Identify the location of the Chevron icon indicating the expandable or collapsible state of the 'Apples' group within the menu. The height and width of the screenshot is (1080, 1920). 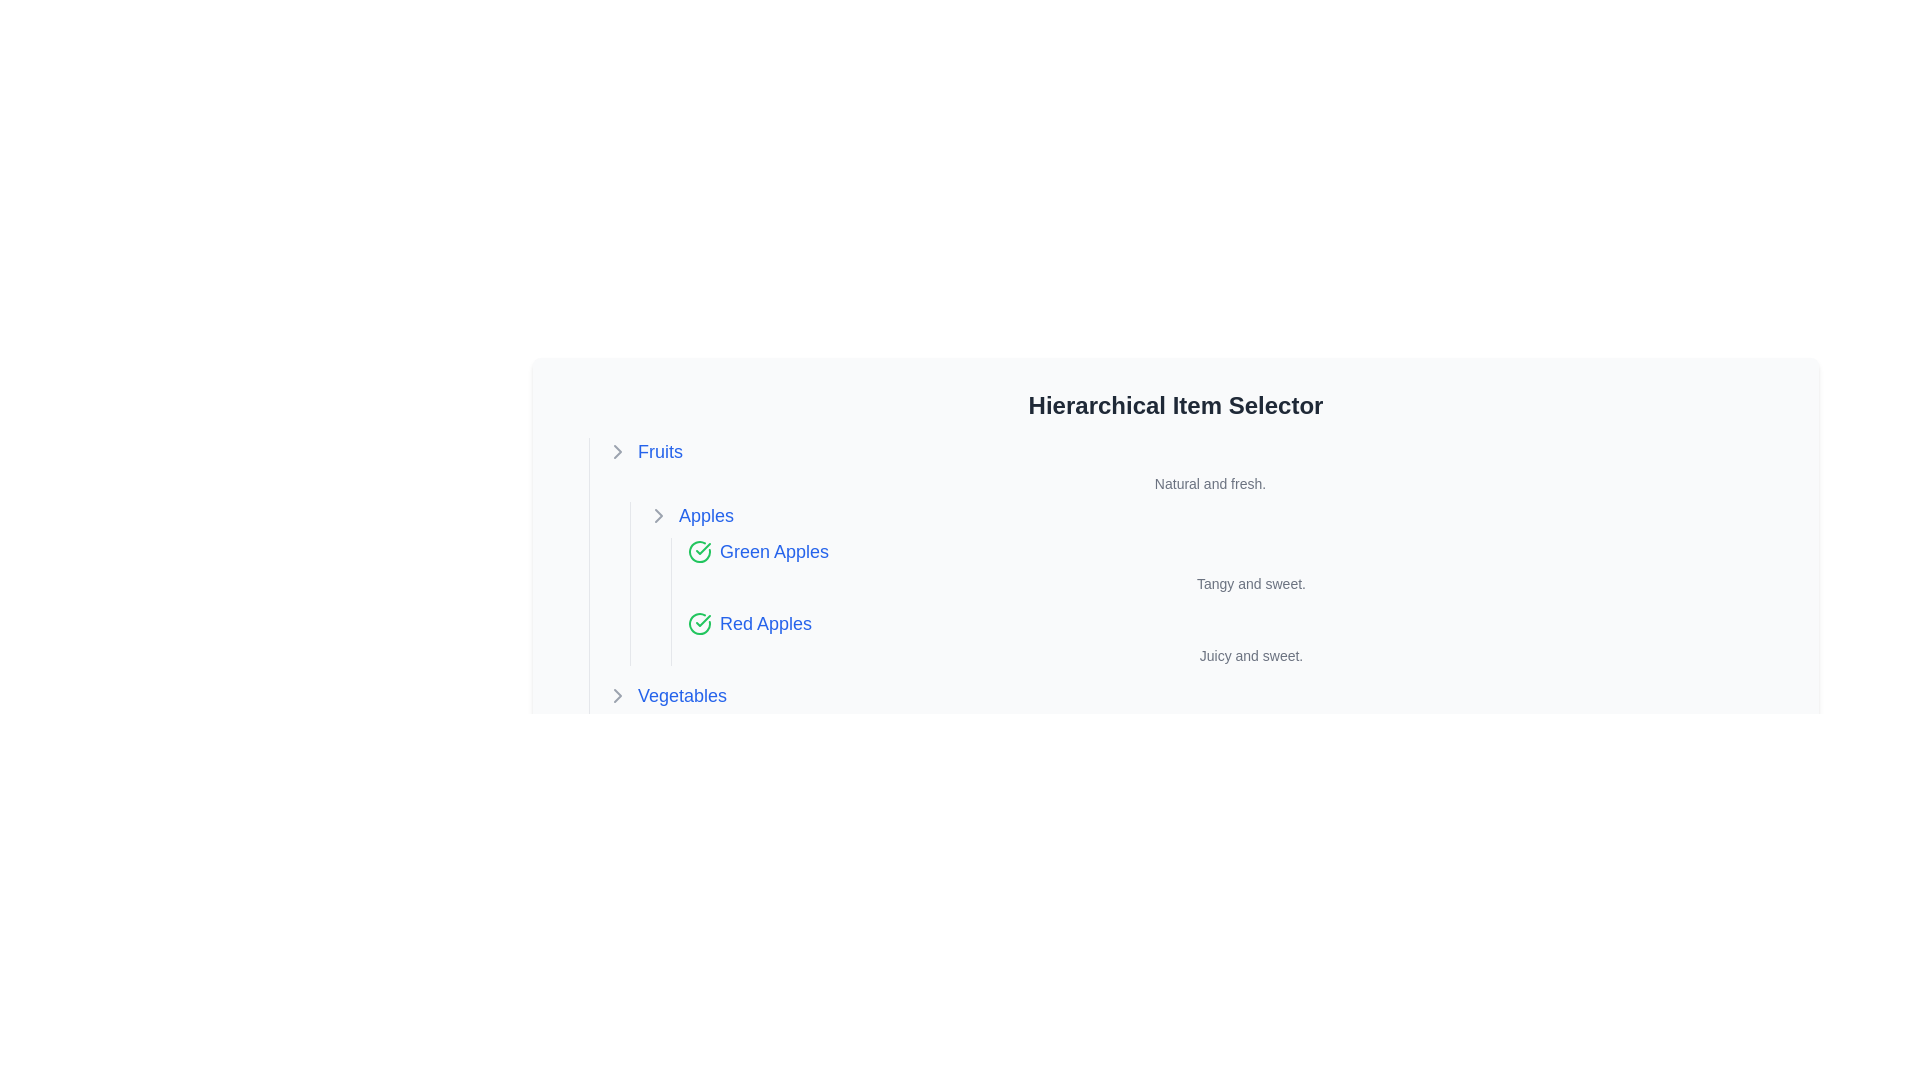
(658, 515).